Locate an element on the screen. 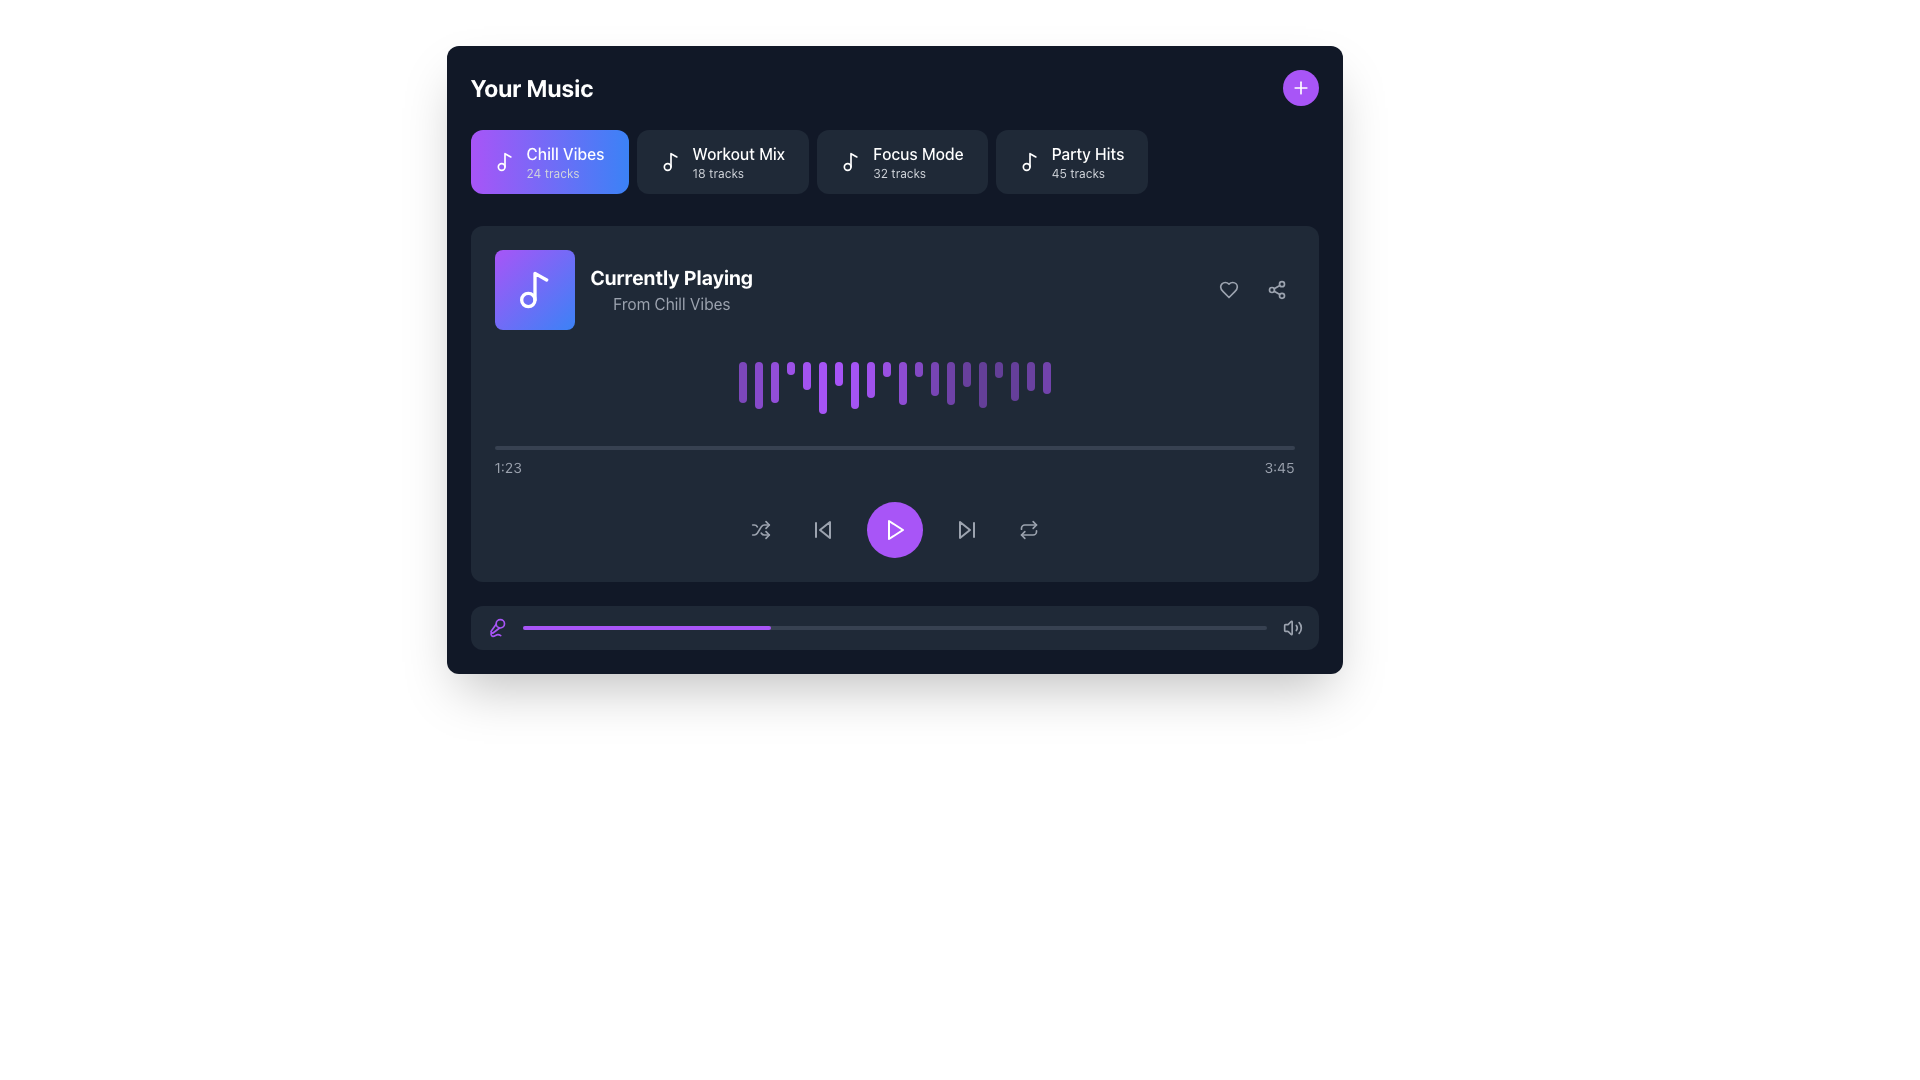  the progress bar located below the purple waveform visualization and above the media control buttons to skip to a specific time in the playback is located at coordinates (893, 462).